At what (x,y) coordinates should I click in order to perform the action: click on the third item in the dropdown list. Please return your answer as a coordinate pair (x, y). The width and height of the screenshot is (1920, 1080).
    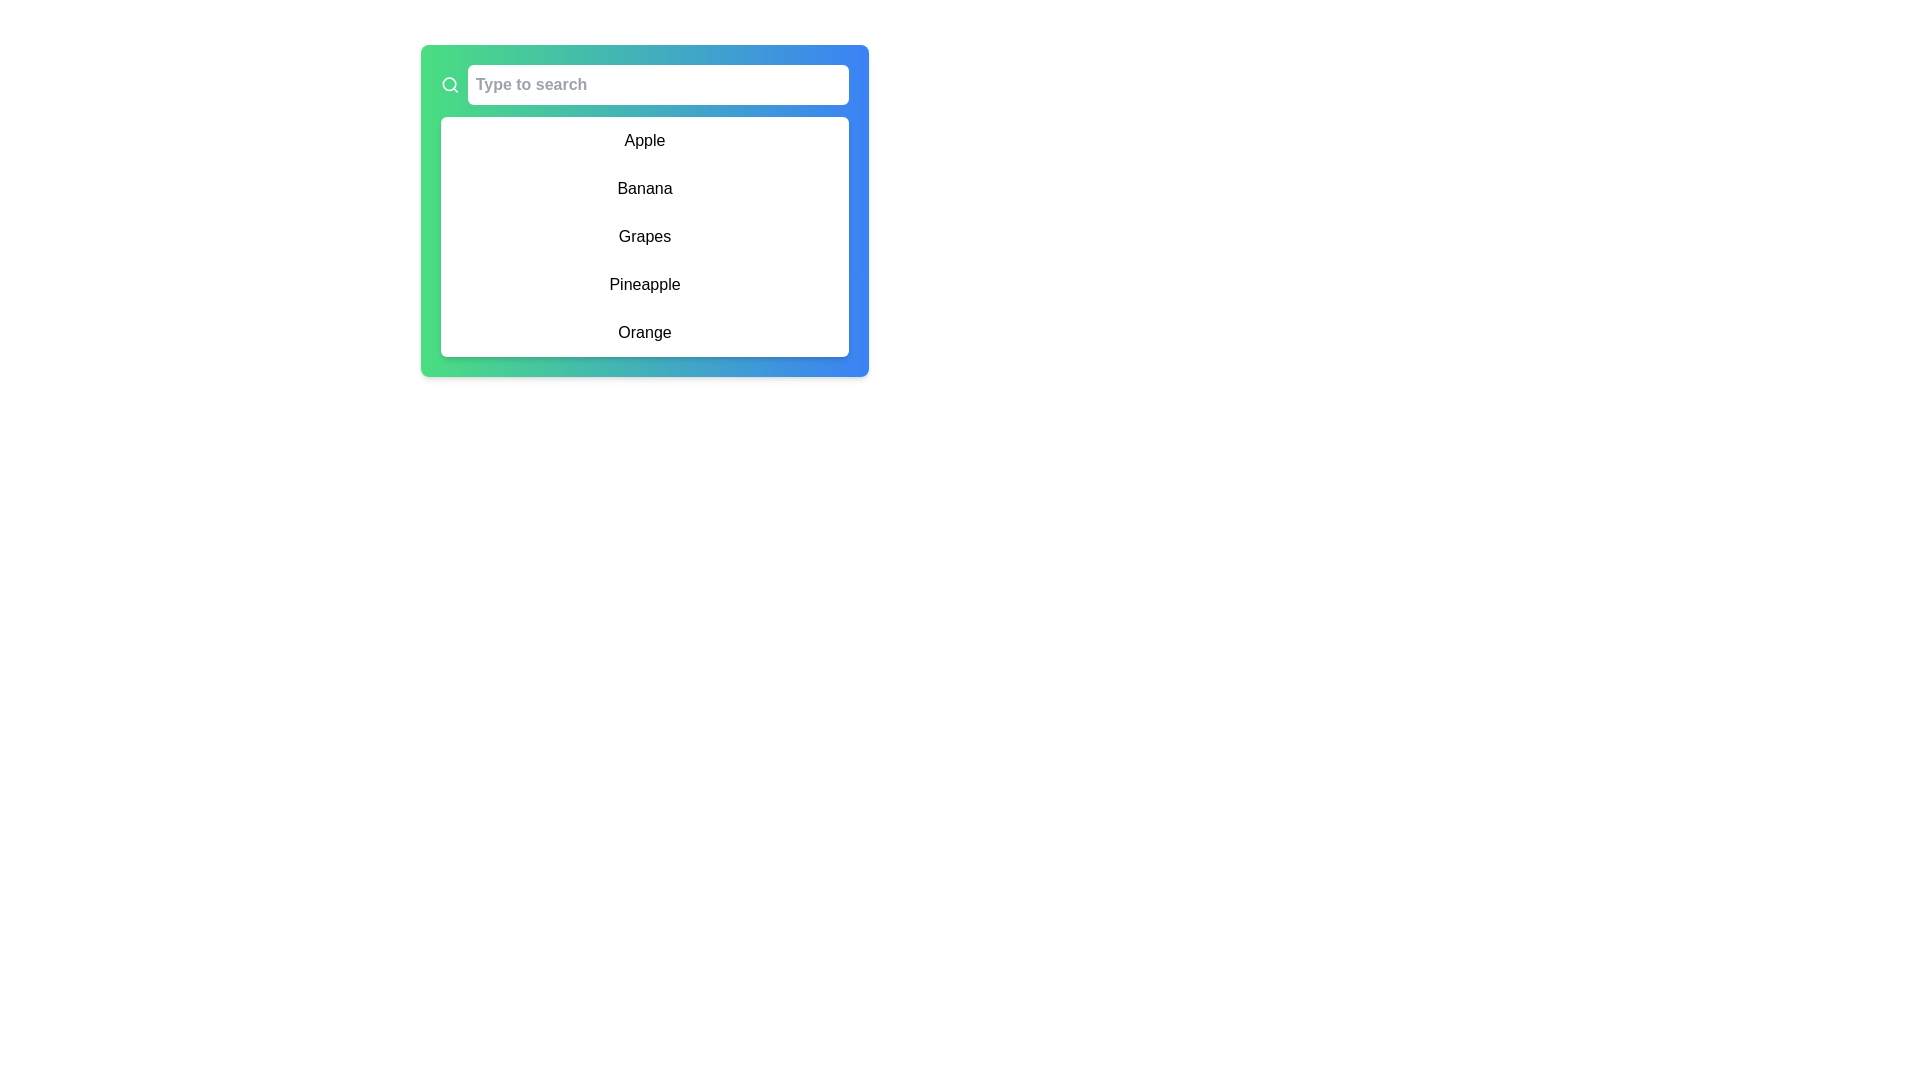
    Looking at the image, I should click on (644, 235).